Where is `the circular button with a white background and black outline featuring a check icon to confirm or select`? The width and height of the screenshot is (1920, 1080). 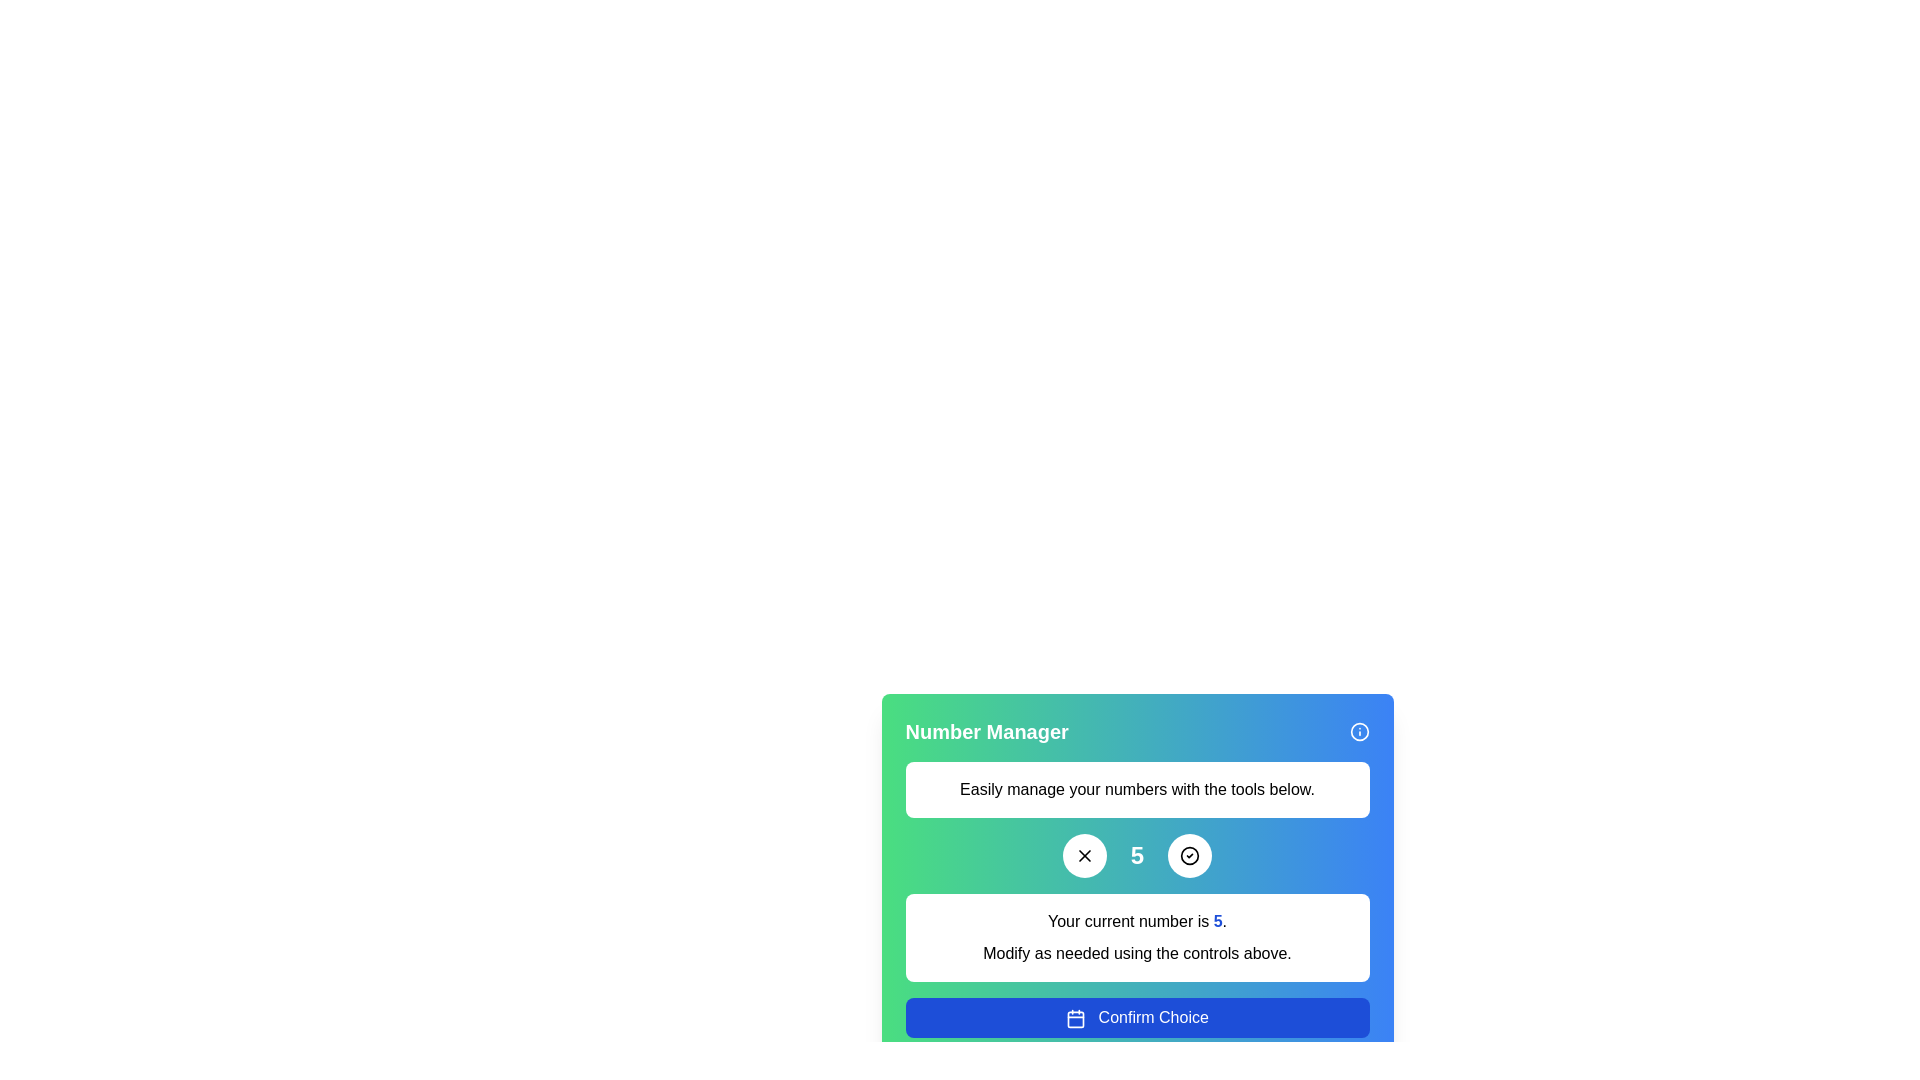
the circular button with a white background and black outline featuring a check icon to confirm or select is located at coordinates (1190, 855).